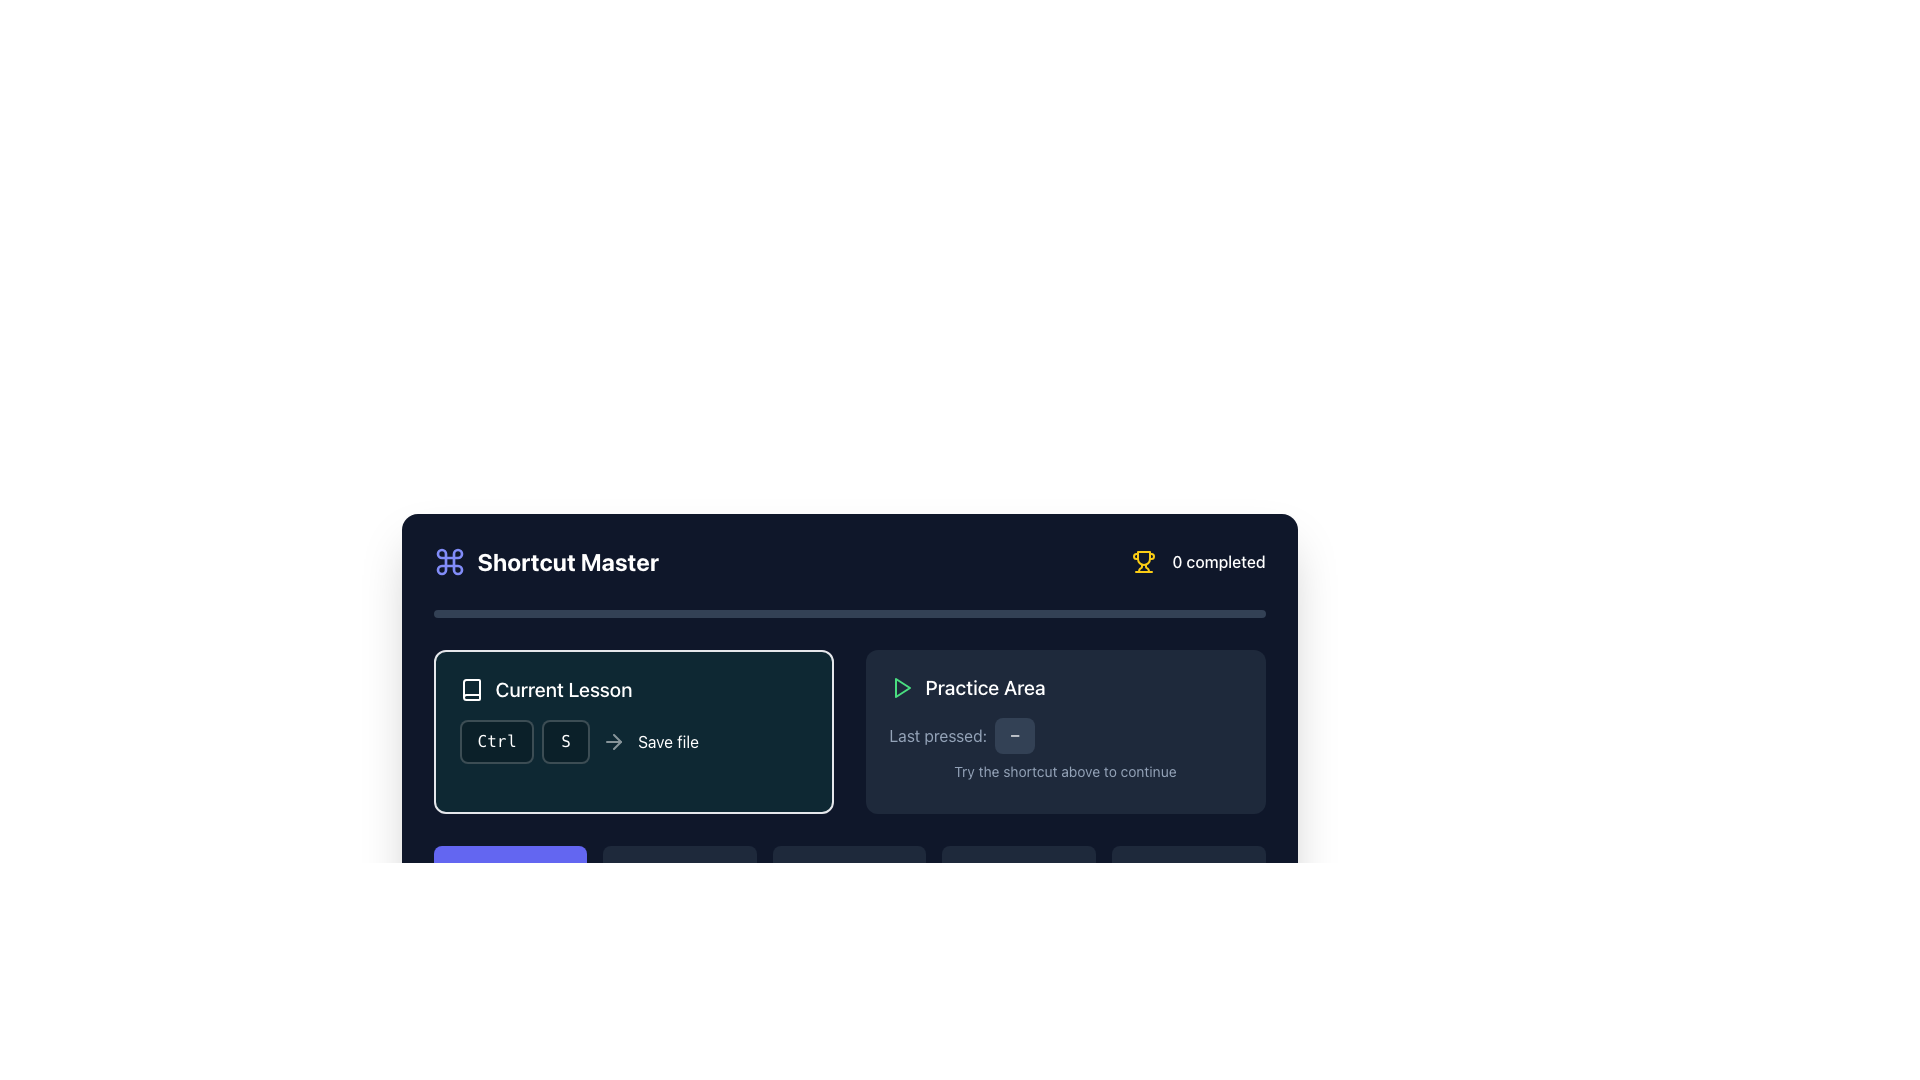 The height and width of the screenshot is (1080, 1920). Describe the element at coordinates (496, 741) in the screenshot. I see `the 'Ctrl' key visual representation in the 'Current Lesson' section, located on the left side of the interface` at that location.